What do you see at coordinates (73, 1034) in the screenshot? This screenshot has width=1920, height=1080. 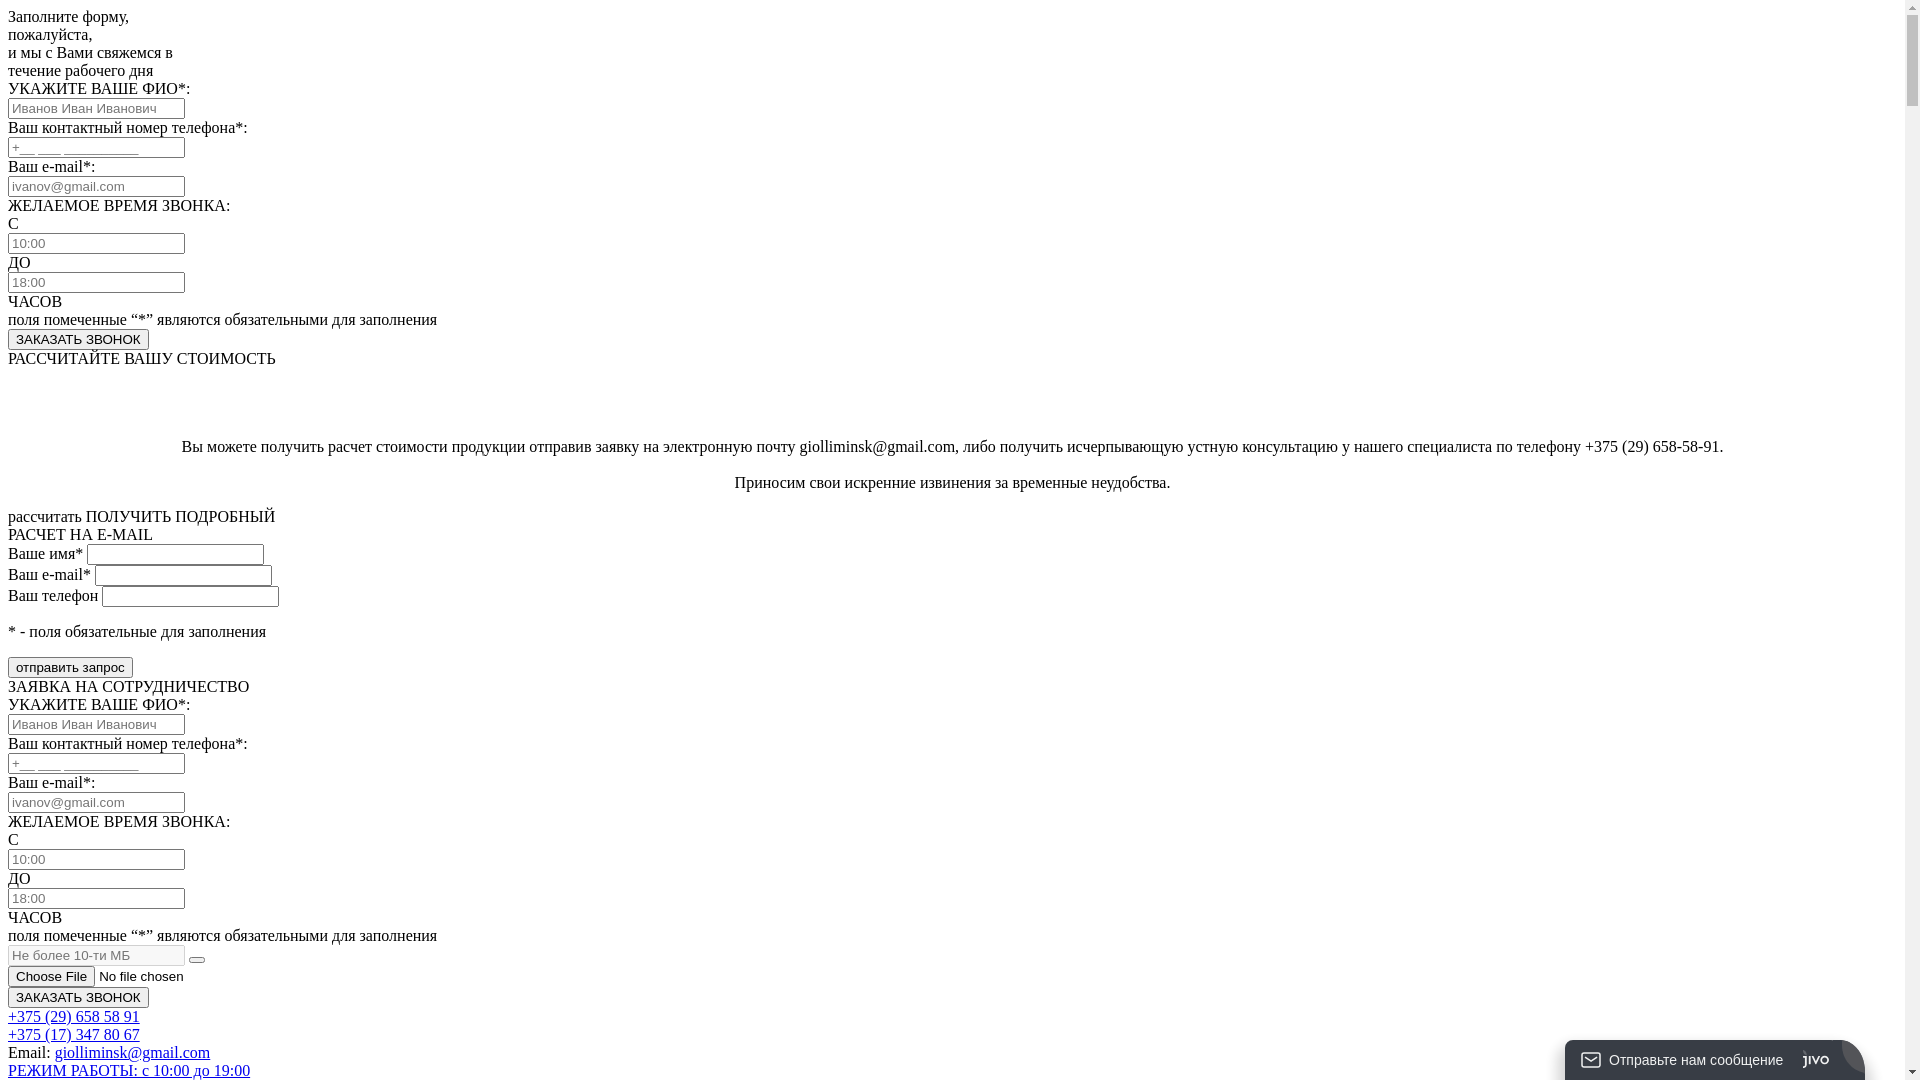 I see `'+375 (17) 347 80 67'` at bounding box center [73, 1034].